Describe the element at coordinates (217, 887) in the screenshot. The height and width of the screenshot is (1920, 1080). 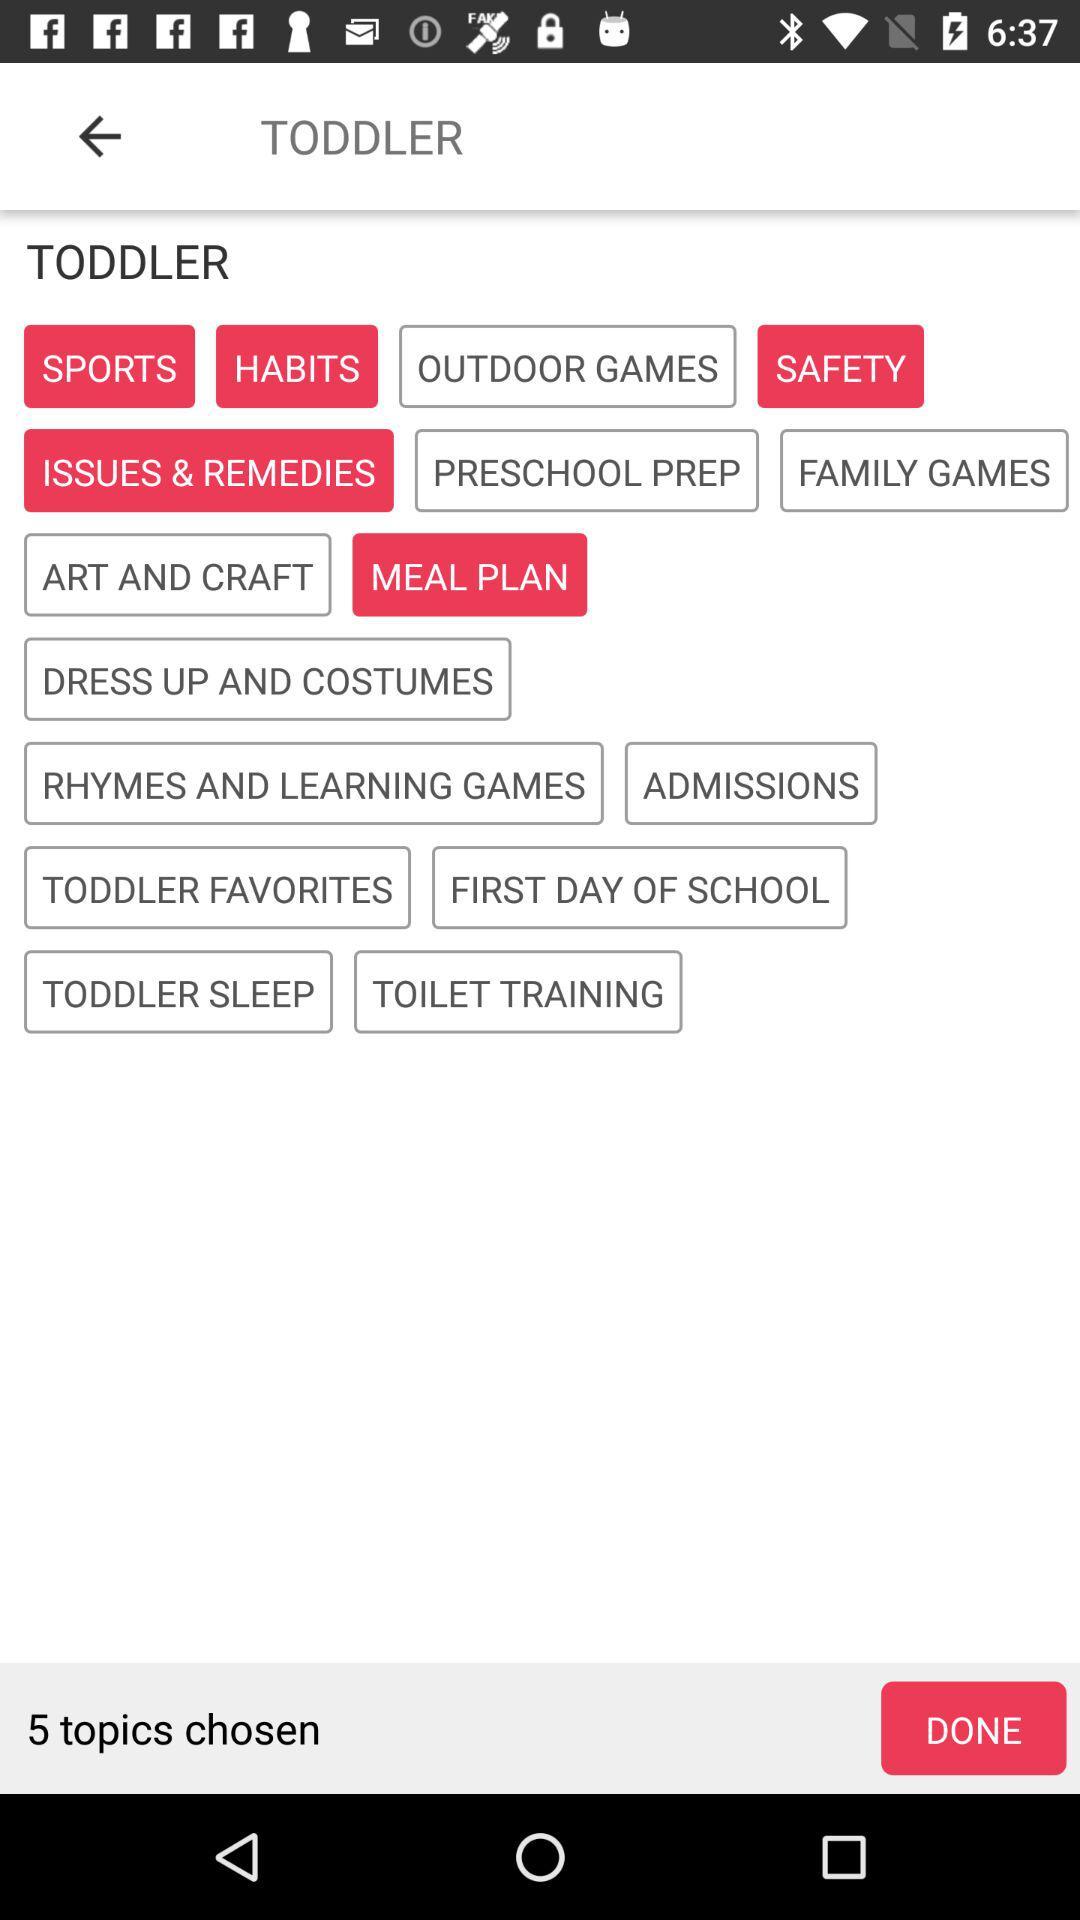
I see `item above the toddler sleep` at that location.